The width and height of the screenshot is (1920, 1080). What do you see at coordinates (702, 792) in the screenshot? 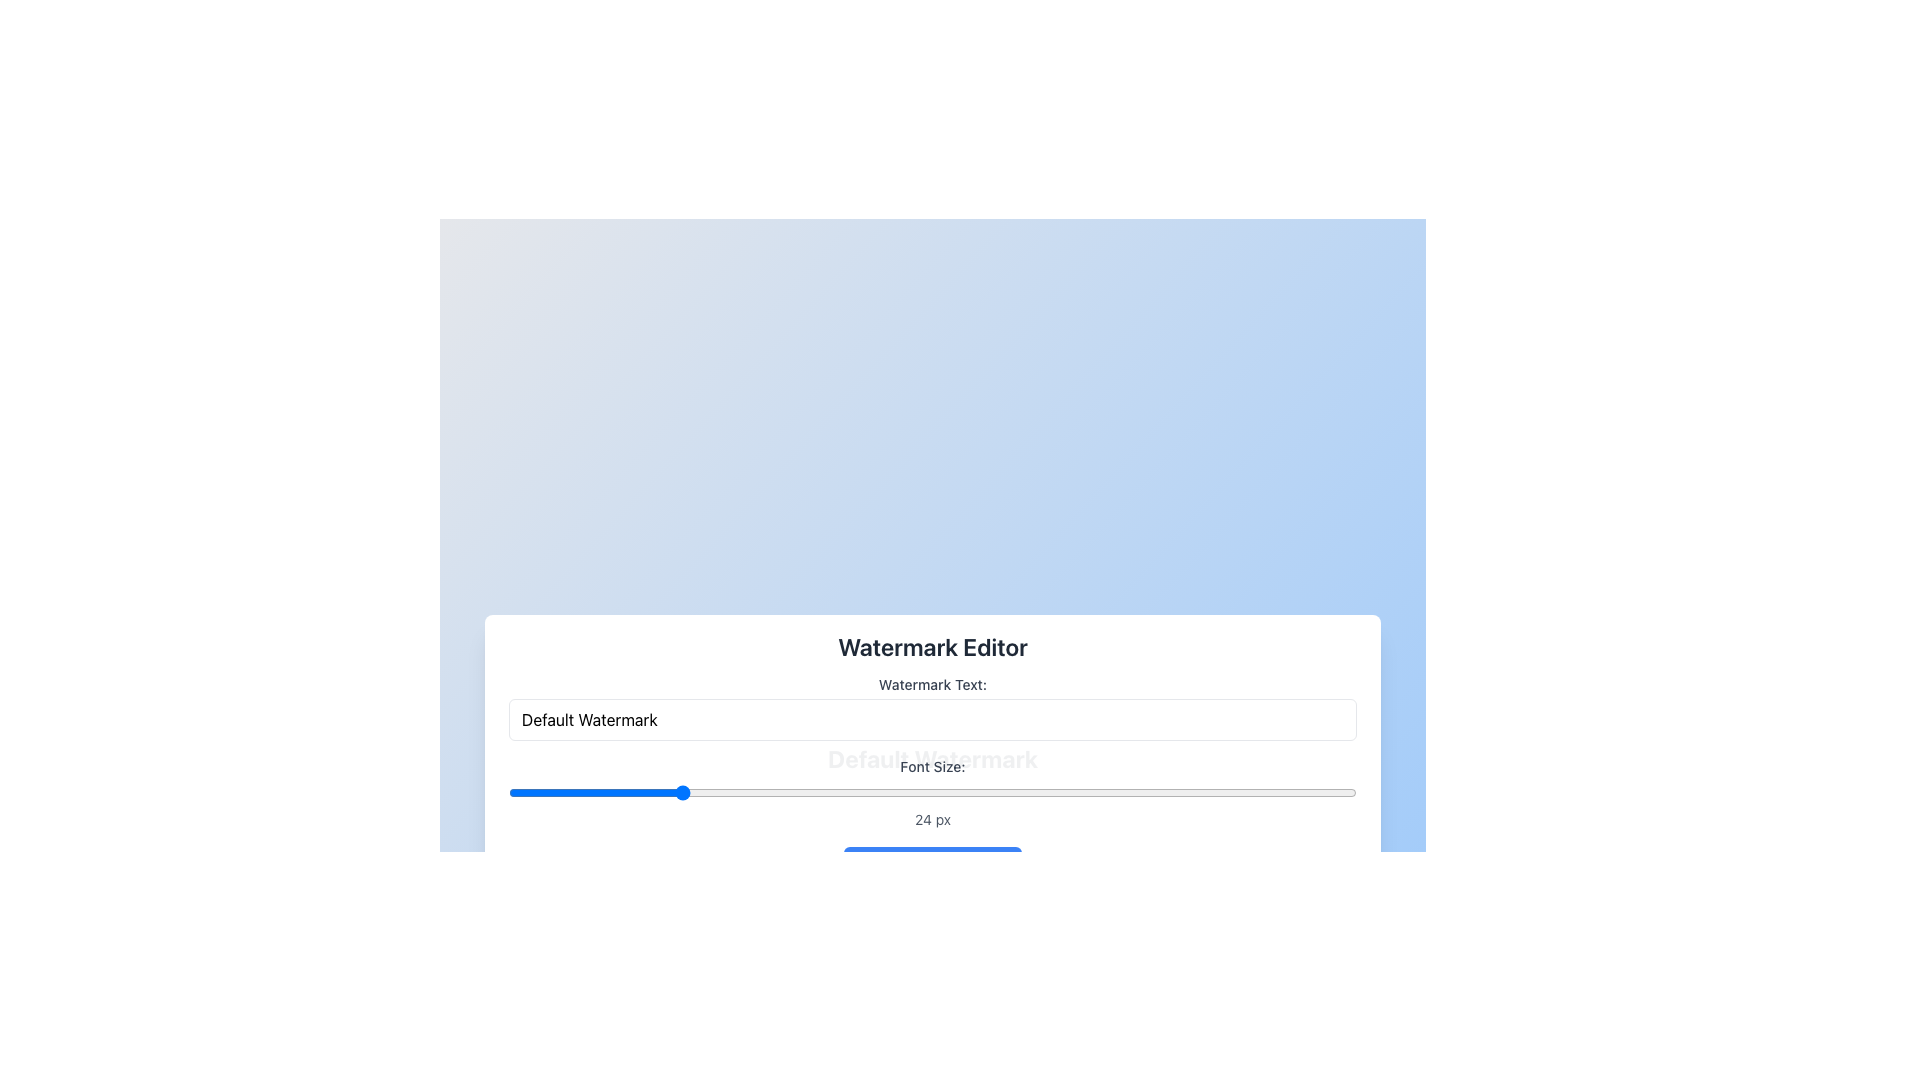
I see `font size` at bounding box center [702, 792].